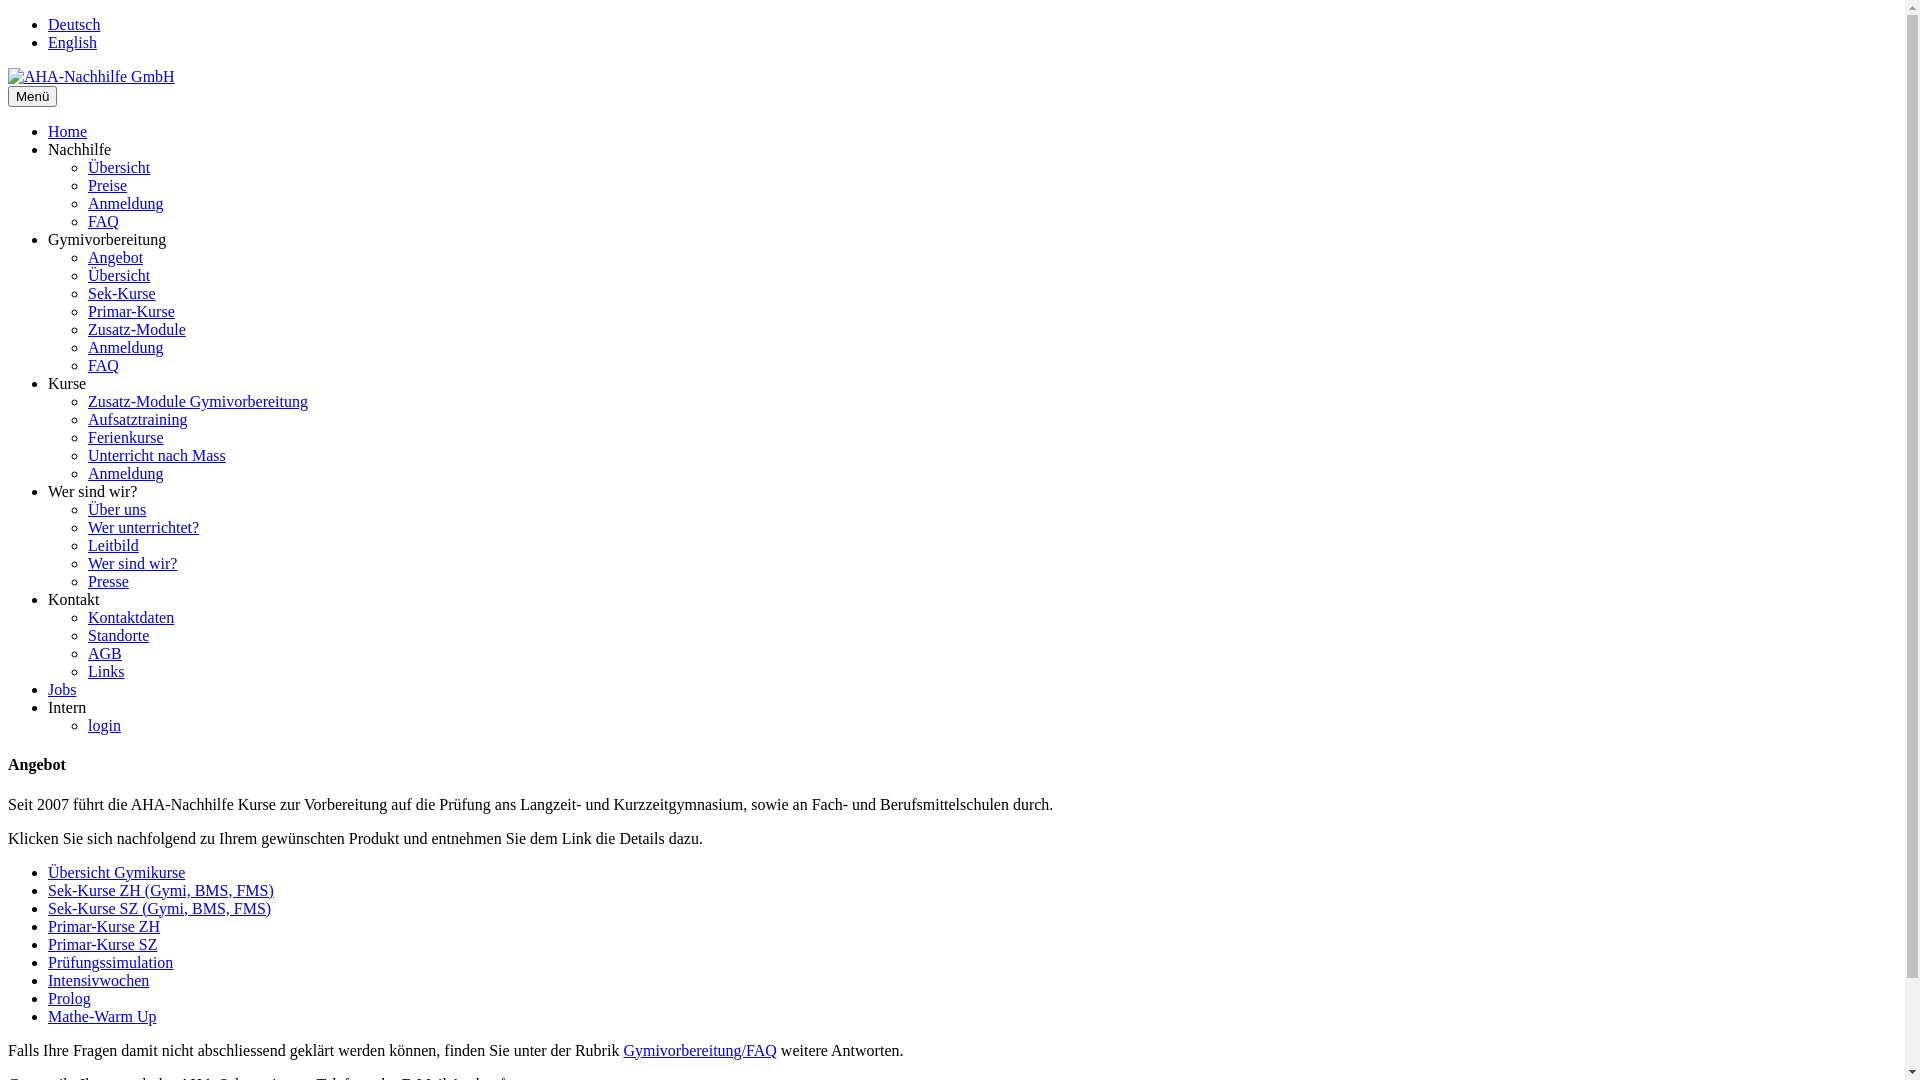 Image resolution: width=1920 pixels, height=1080 pixels. What do you see at coordinates (86, 455) in the screenshot?
I see `'Unterricht nach Mass'` at bounding box center [86, 455].